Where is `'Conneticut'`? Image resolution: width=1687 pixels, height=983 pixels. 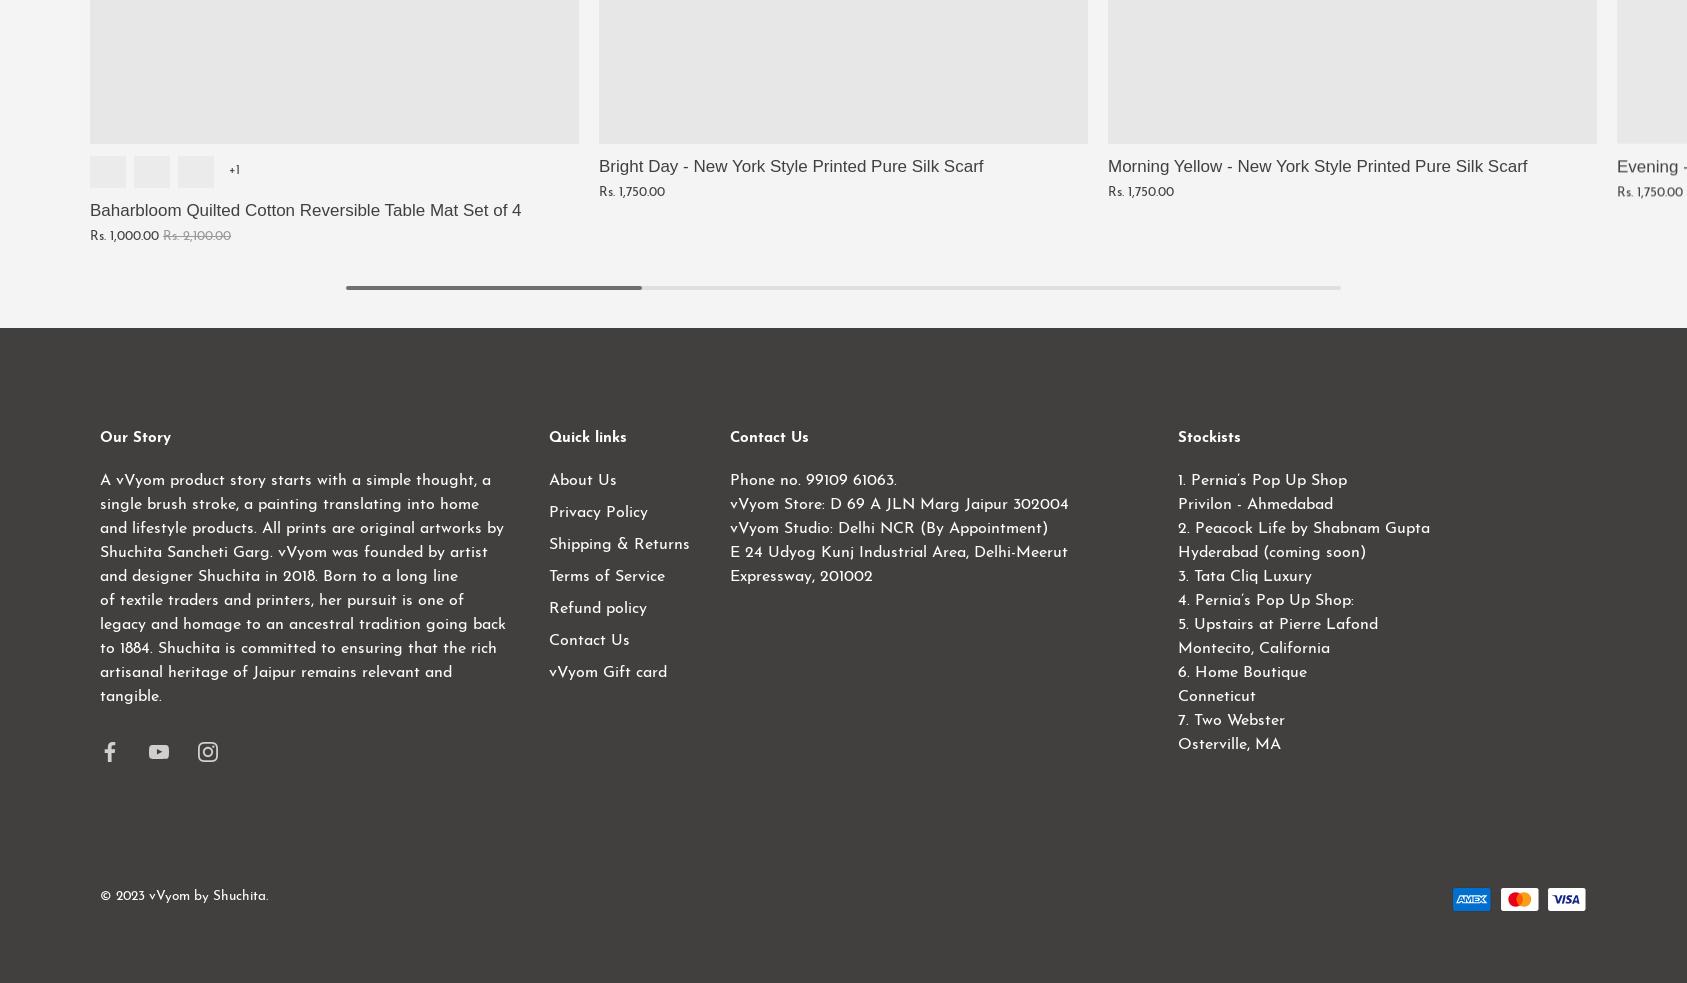 'Conneticut' is located at coordinates (1178, 694).